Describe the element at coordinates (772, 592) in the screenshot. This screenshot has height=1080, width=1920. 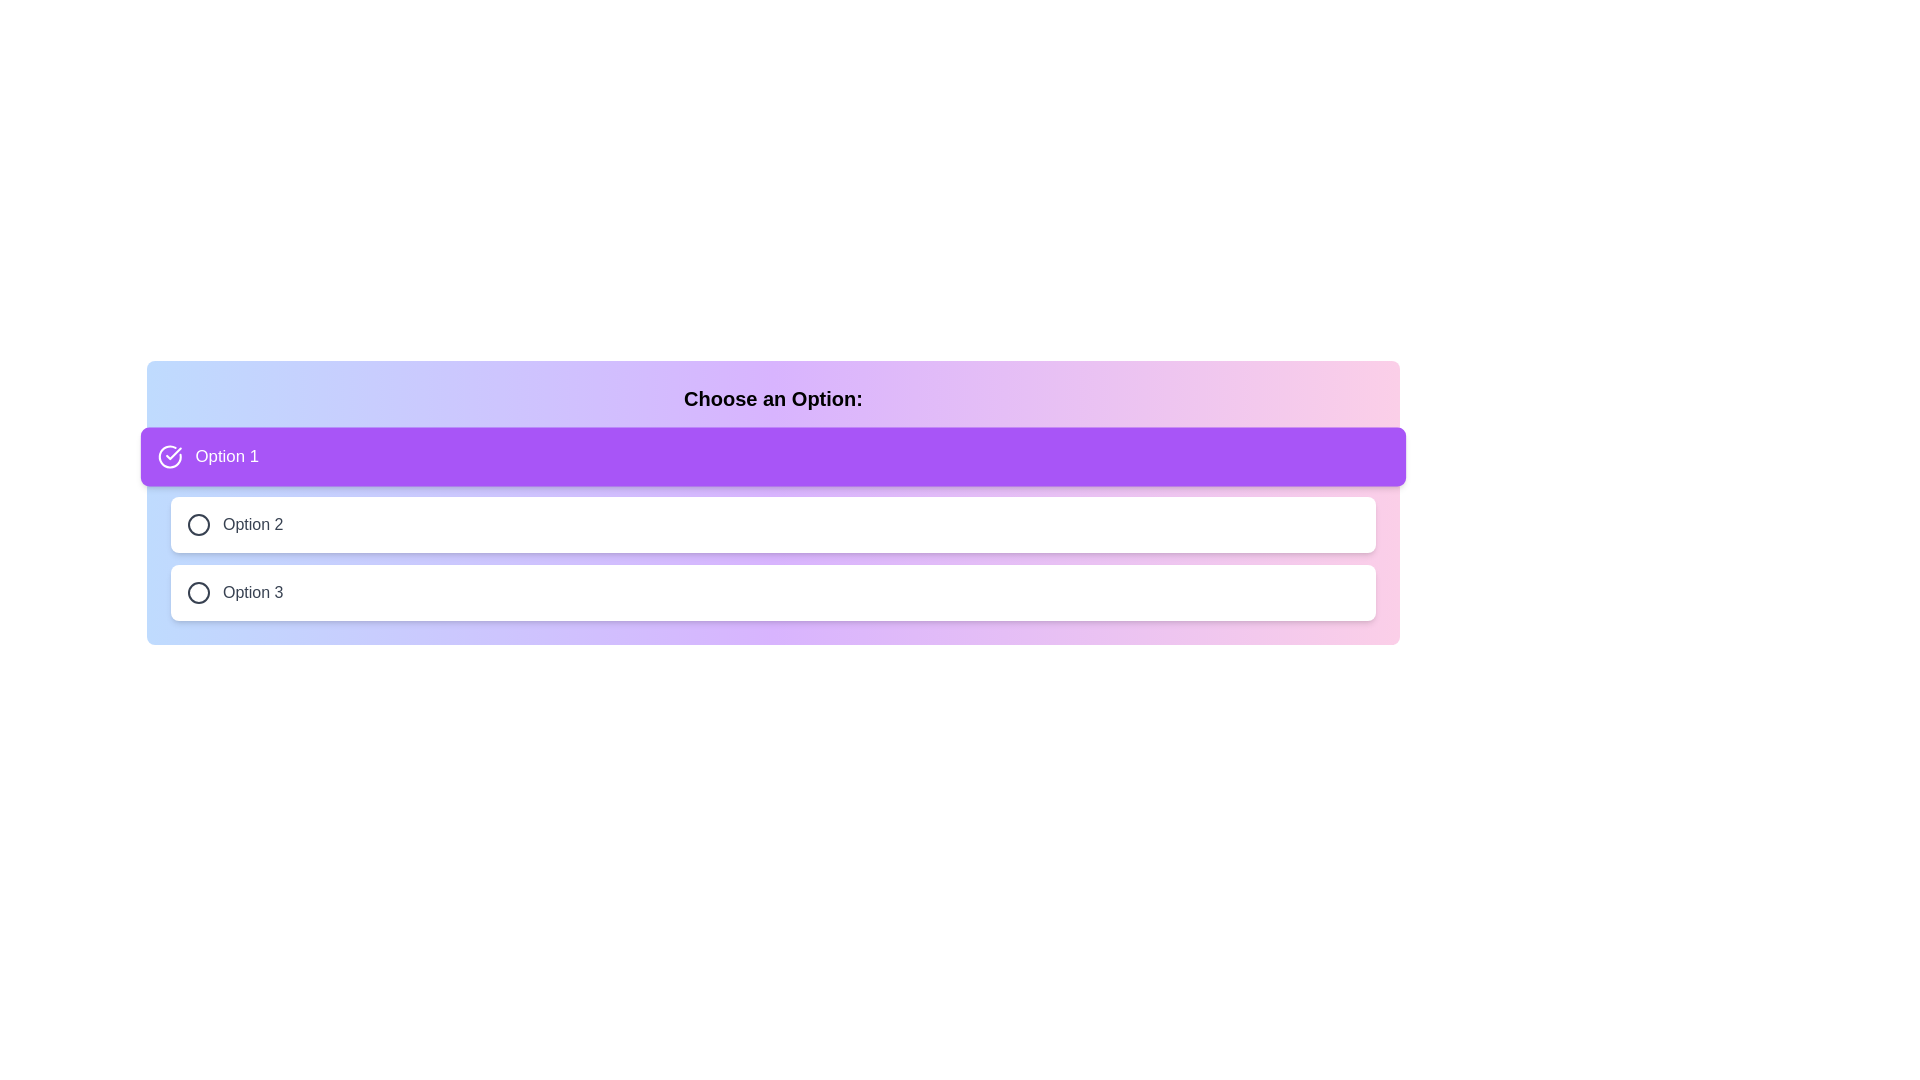
I see `the third selectable list item labeled 'Option 3'` at that location.